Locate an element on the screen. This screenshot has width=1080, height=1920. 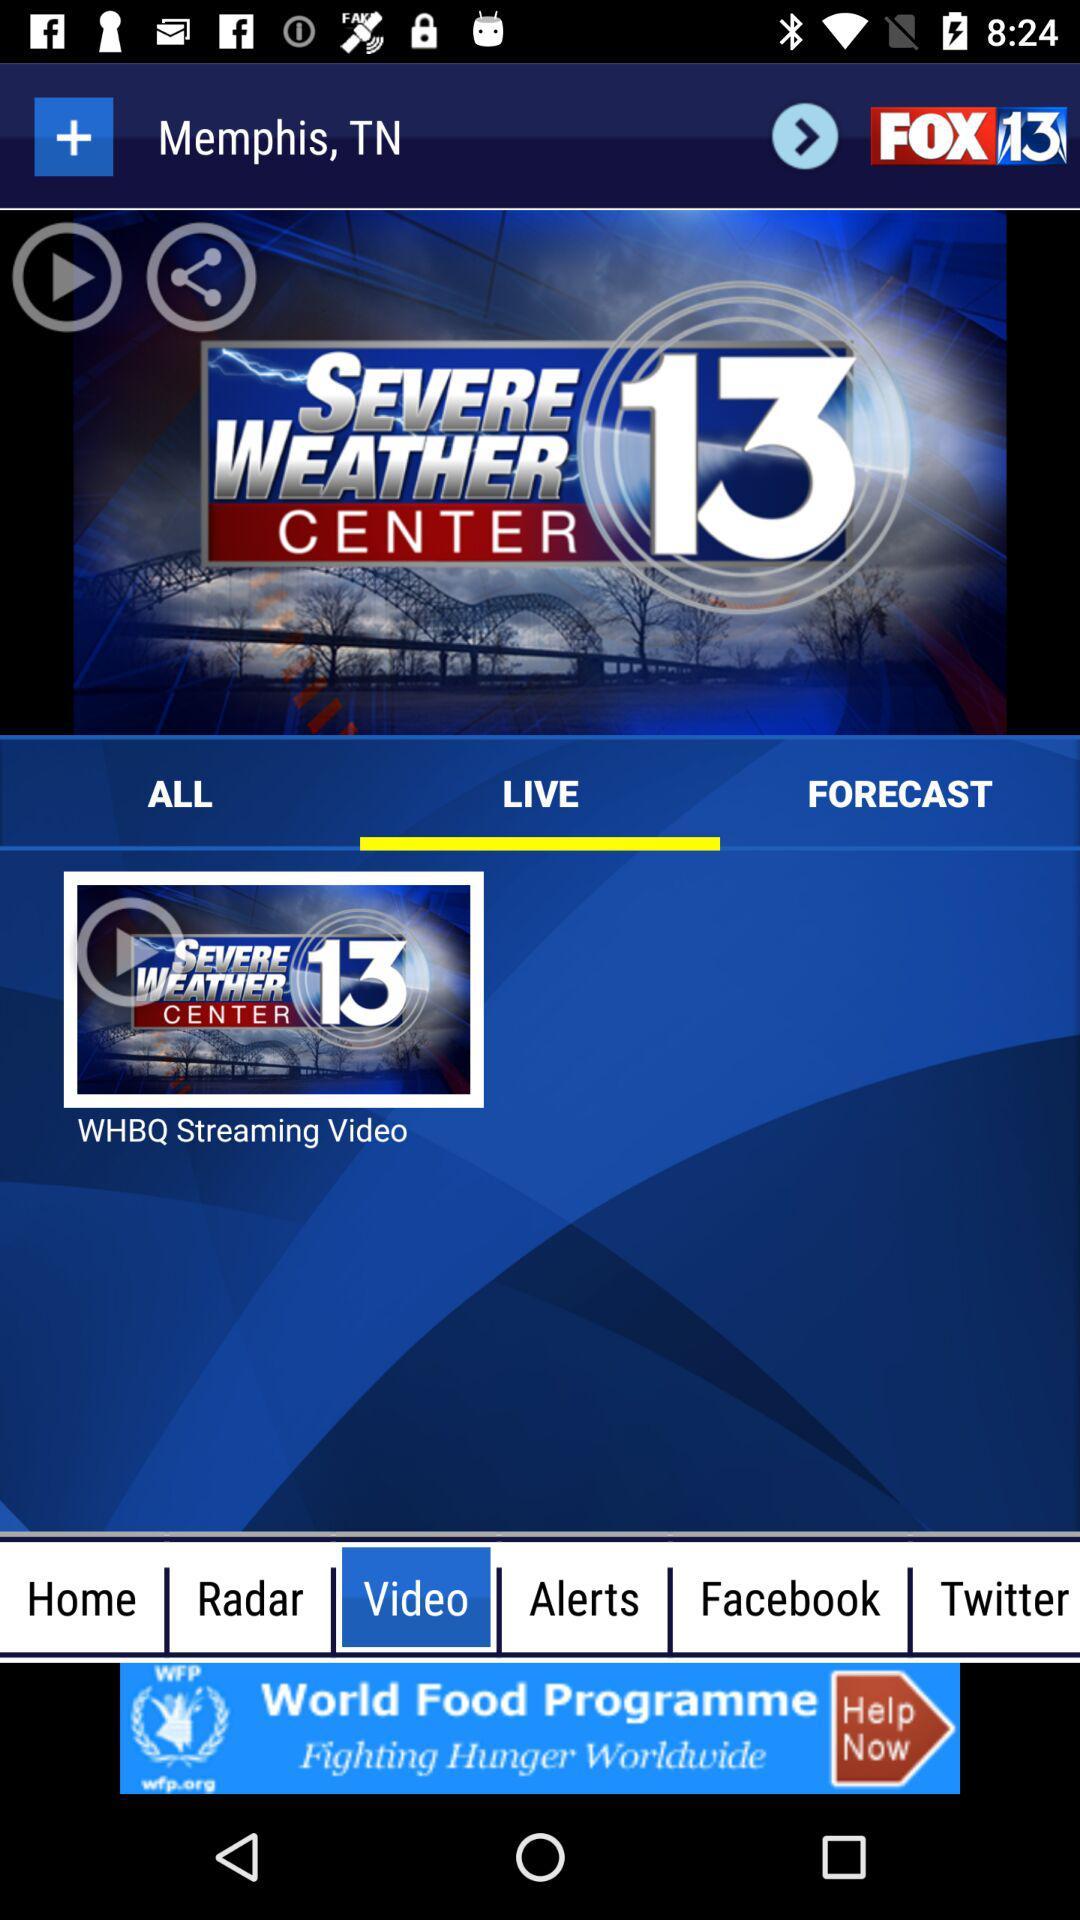
fox 13 is located at coordinates (967, 135).